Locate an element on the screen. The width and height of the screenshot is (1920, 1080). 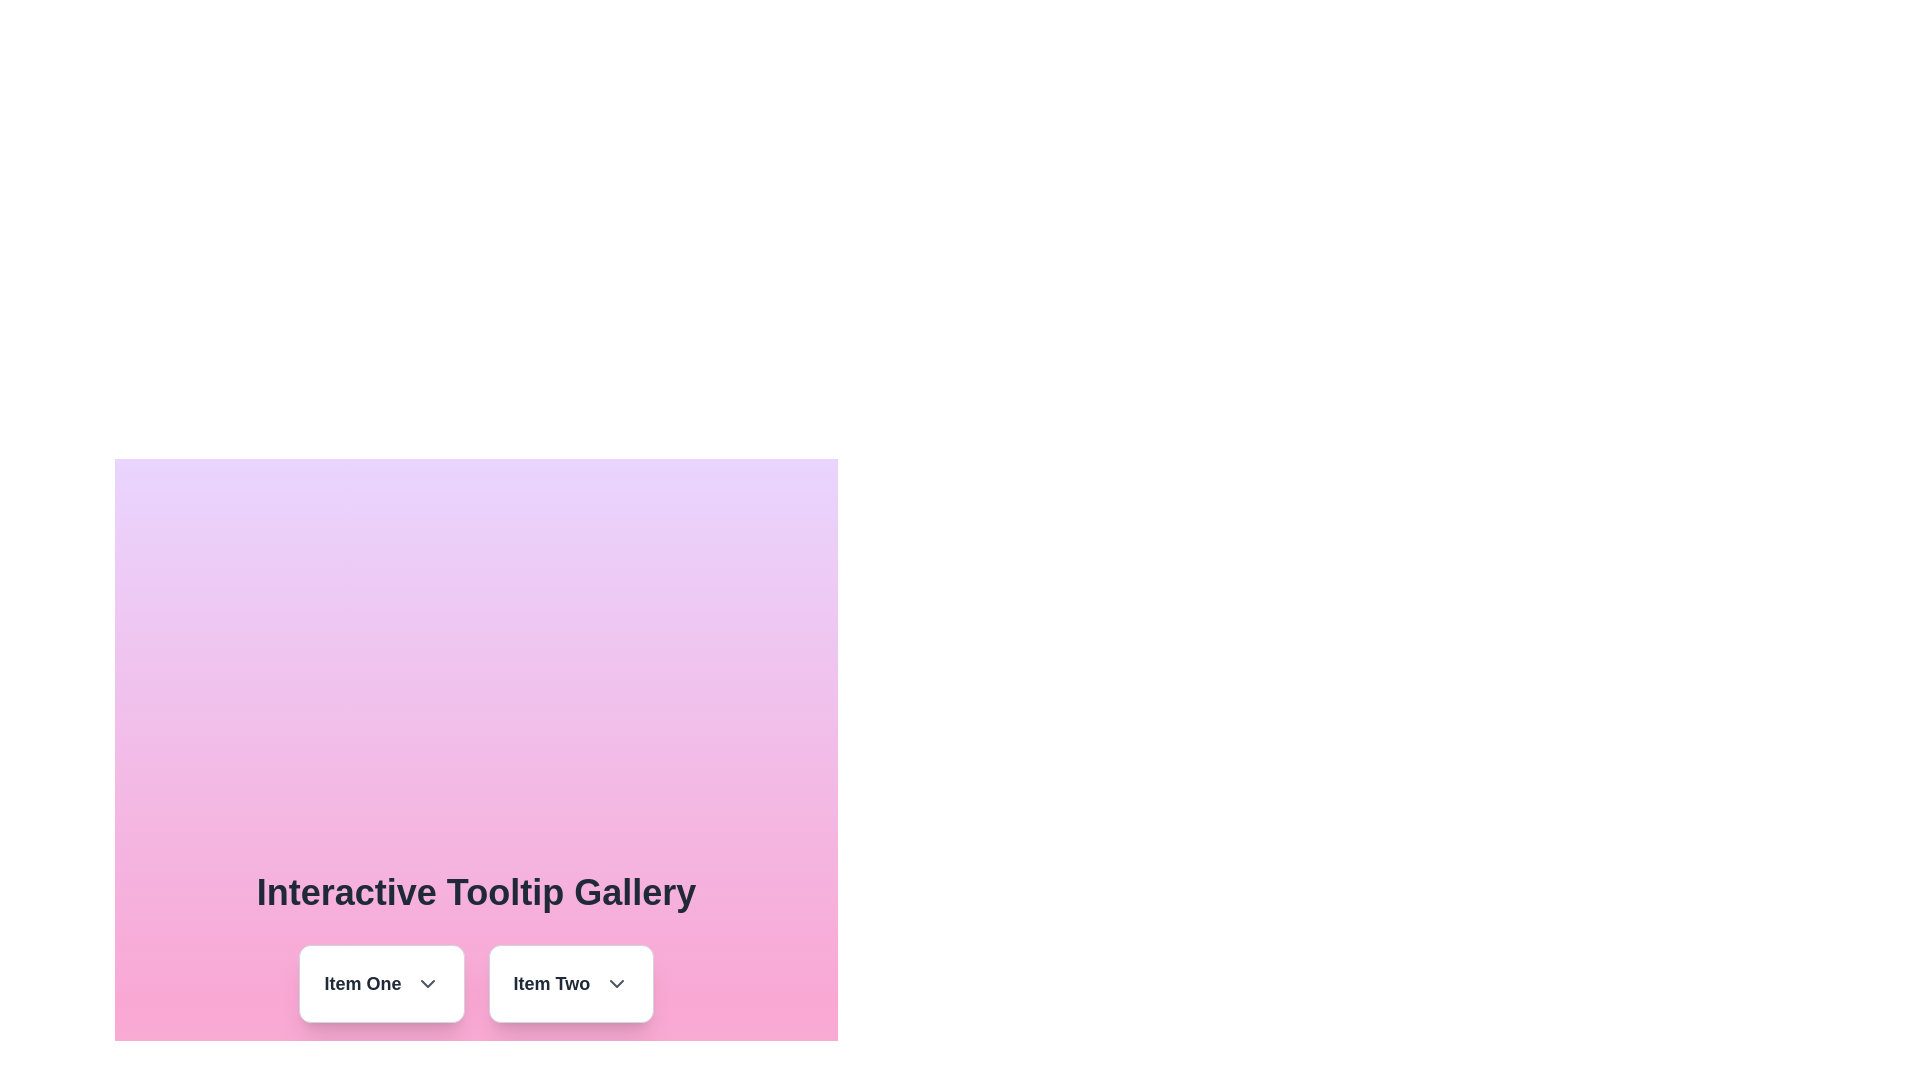
the interactive dropdown trigger button associated with 'Item Two' for keyboard navigation is located at coordinates (615, 982).